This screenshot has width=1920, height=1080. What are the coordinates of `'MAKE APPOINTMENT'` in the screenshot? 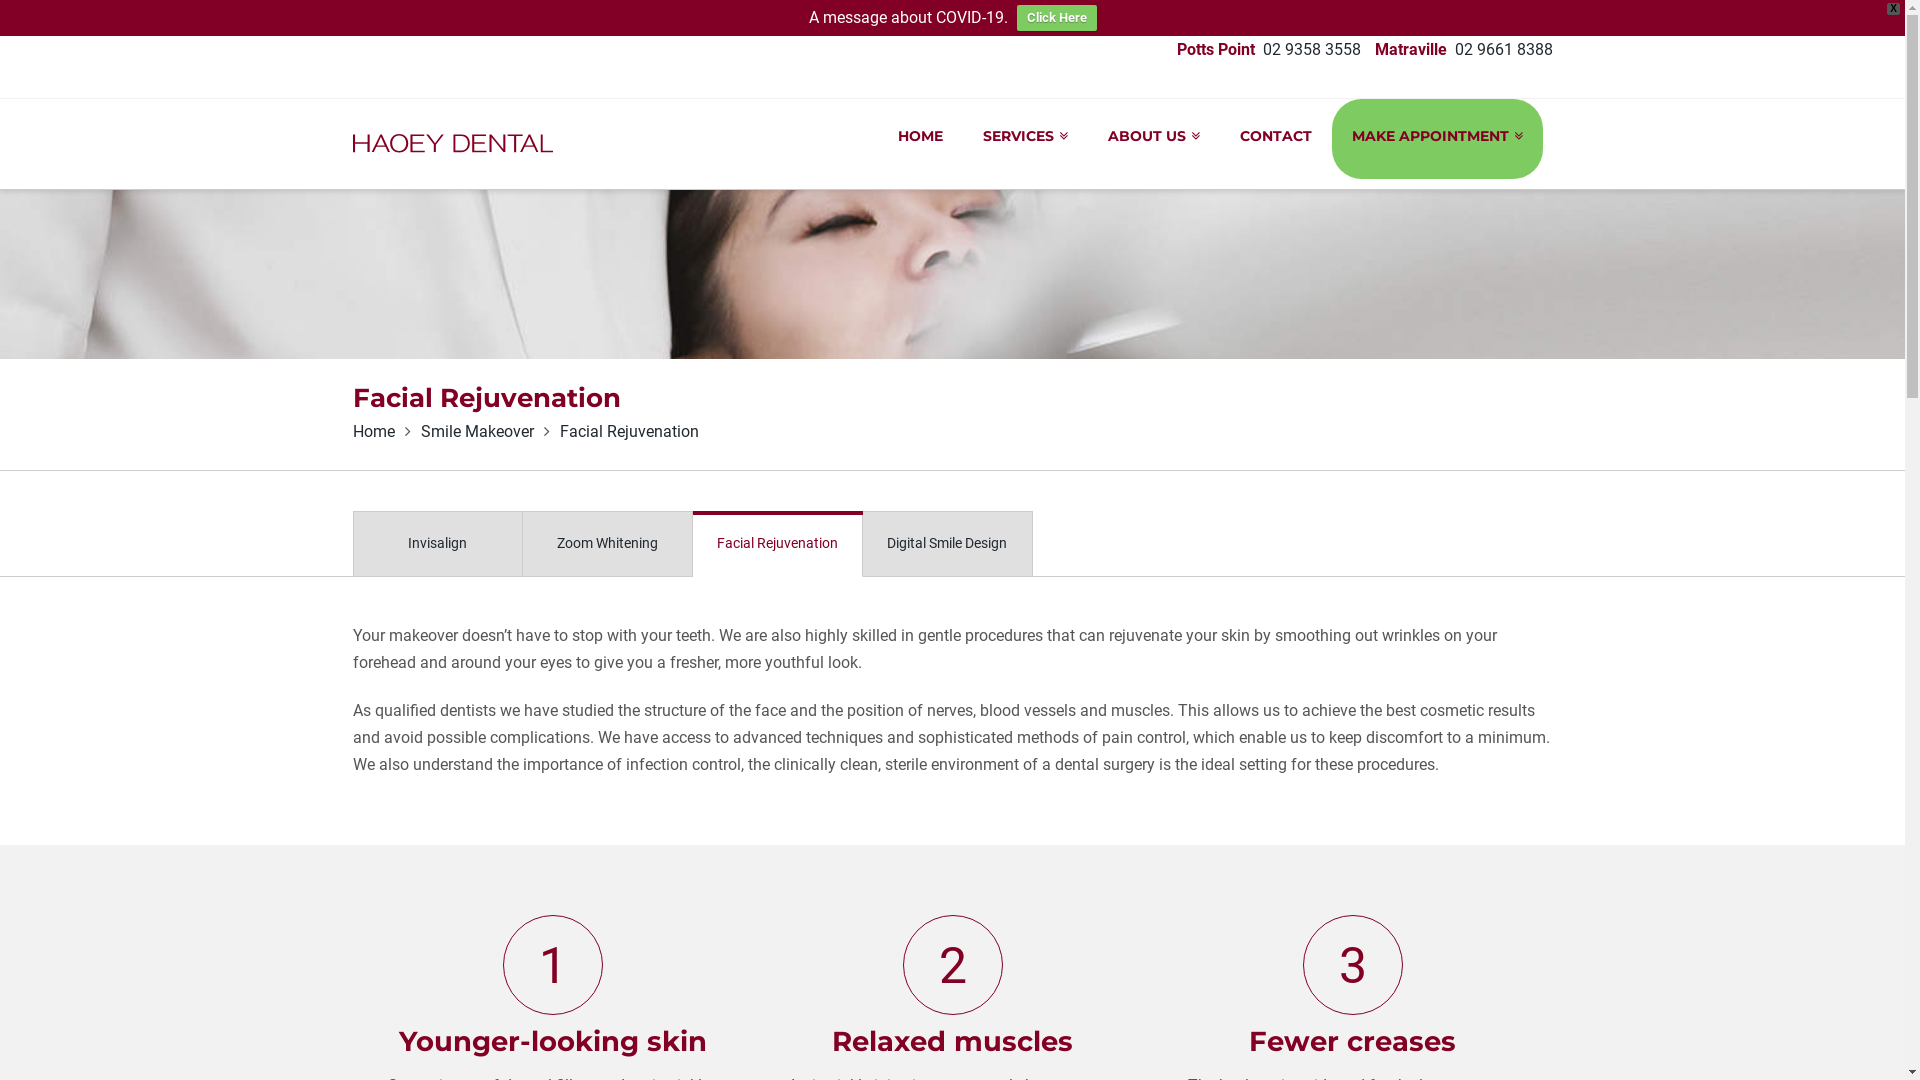 It's located at (1436, 137).